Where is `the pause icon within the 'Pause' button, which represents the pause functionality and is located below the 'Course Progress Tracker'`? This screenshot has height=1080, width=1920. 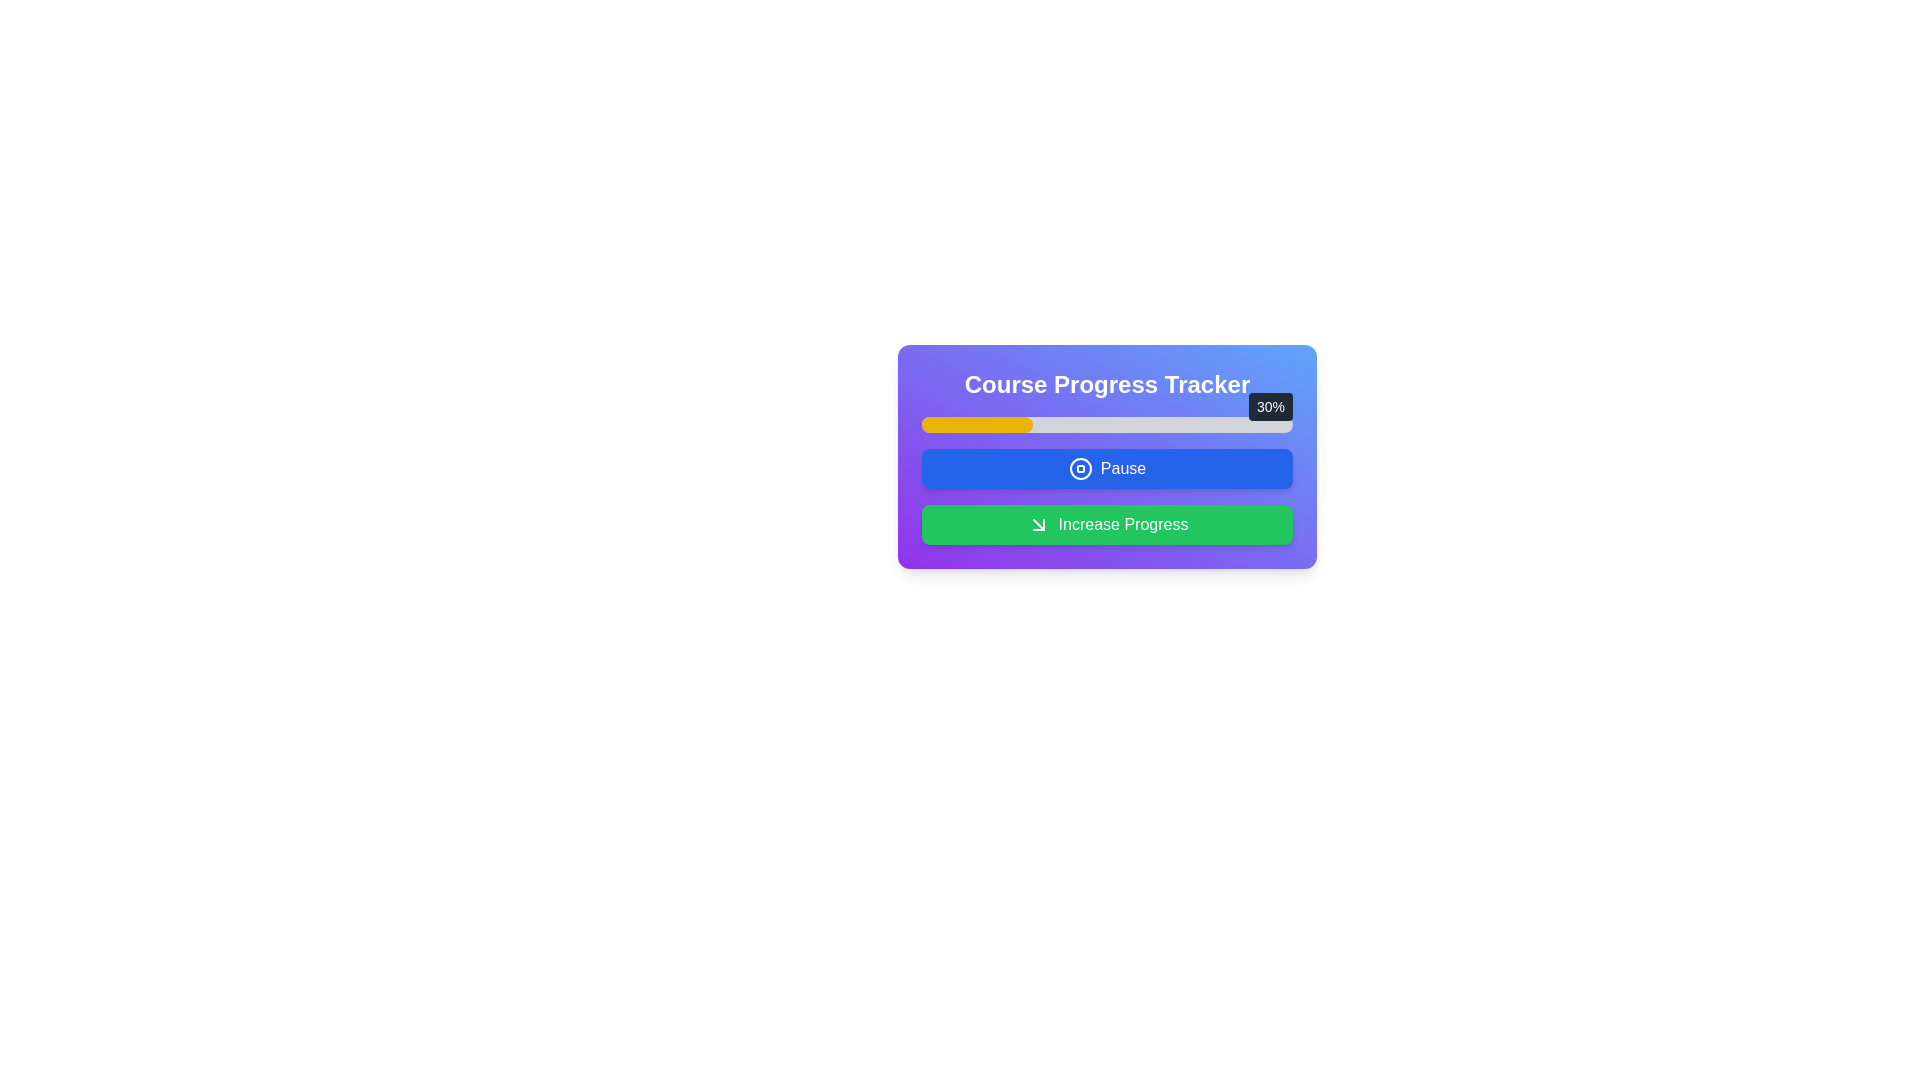 the pause icon within the 'Pause' button, which represents the pause functionality and is located below the 'Course Progress Tracker' is located at coordinates (1079, 469).